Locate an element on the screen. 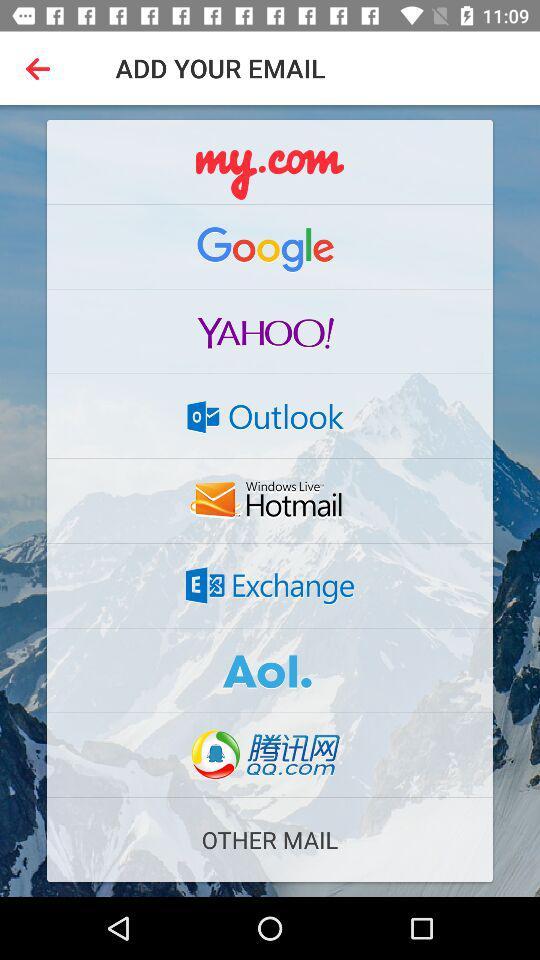  the logo mycom on the web page is located at coordinates (270, 161).